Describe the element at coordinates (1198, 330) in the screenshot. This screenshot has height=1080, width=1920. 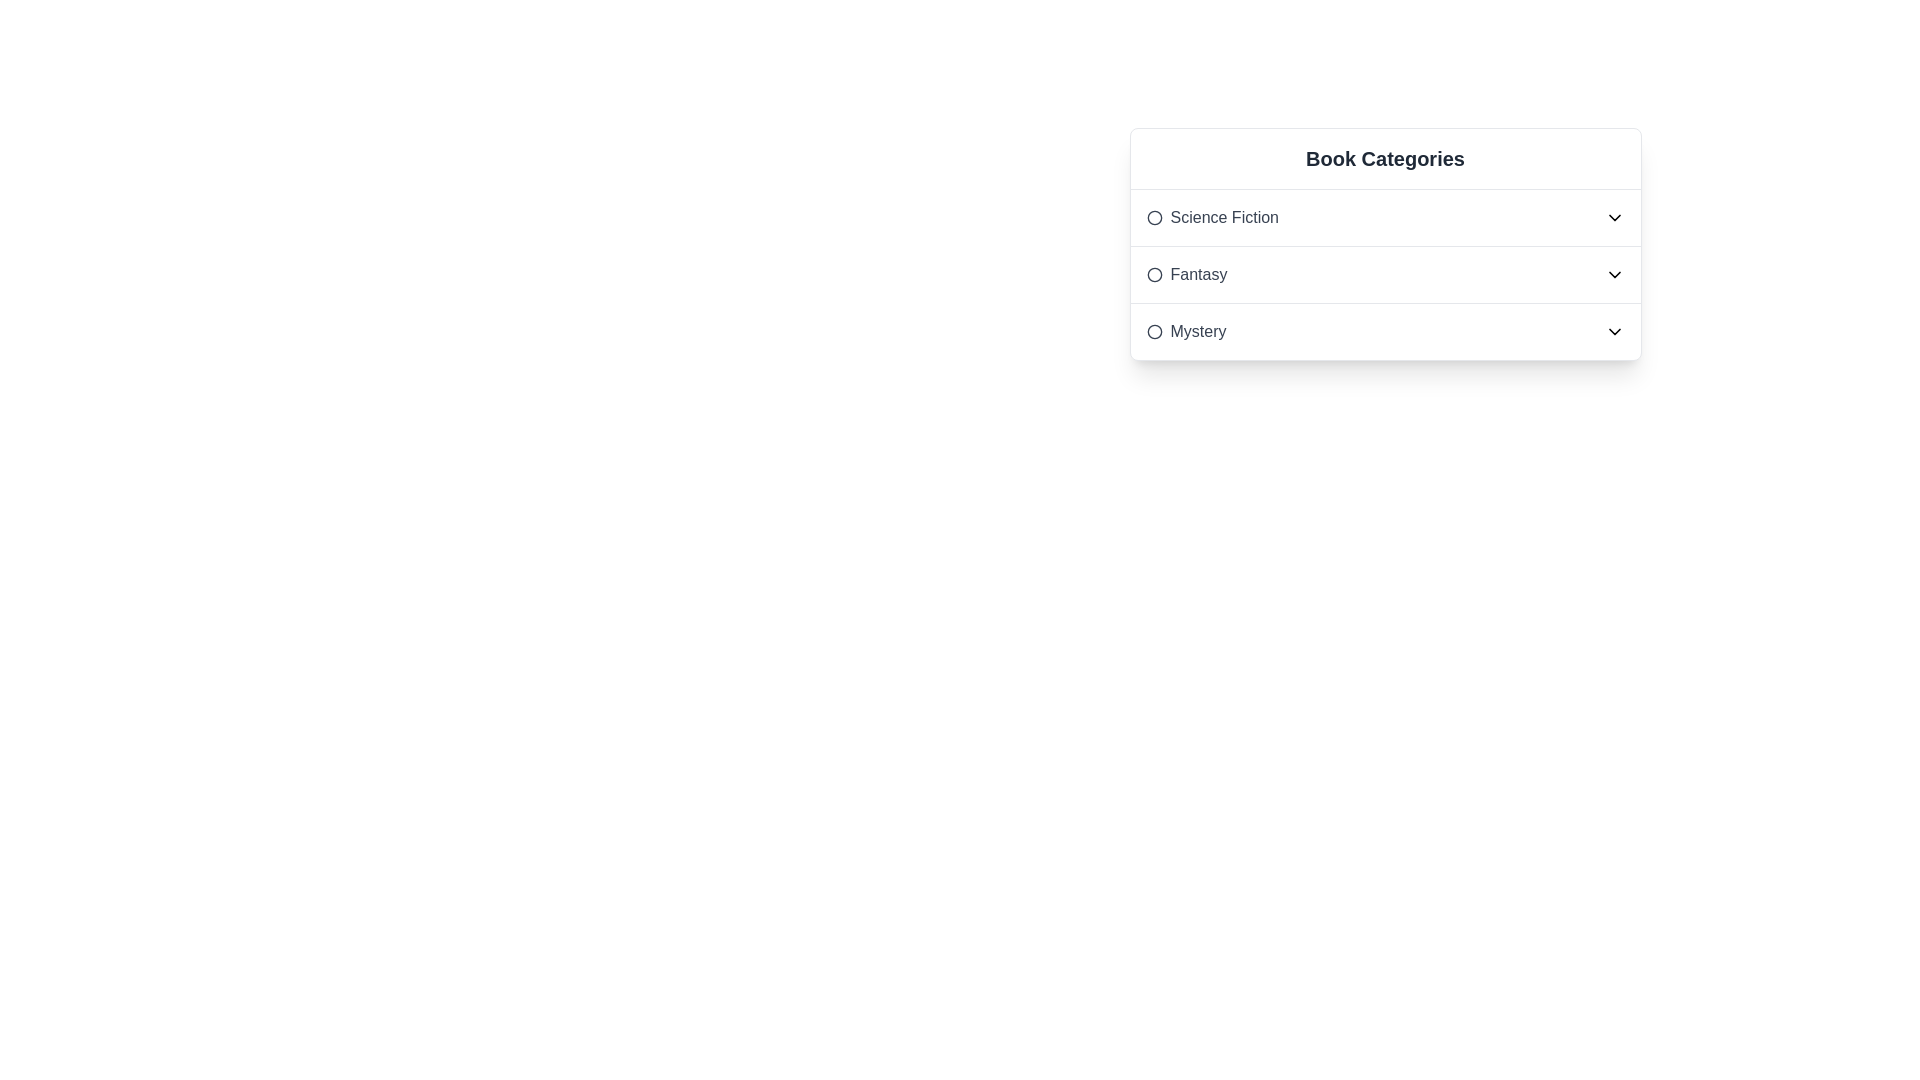
I see `the text label displaying the word 'Mystery' located in the third row of the 'Book Categories' list, positioned to the right of a circular icon` at that location.